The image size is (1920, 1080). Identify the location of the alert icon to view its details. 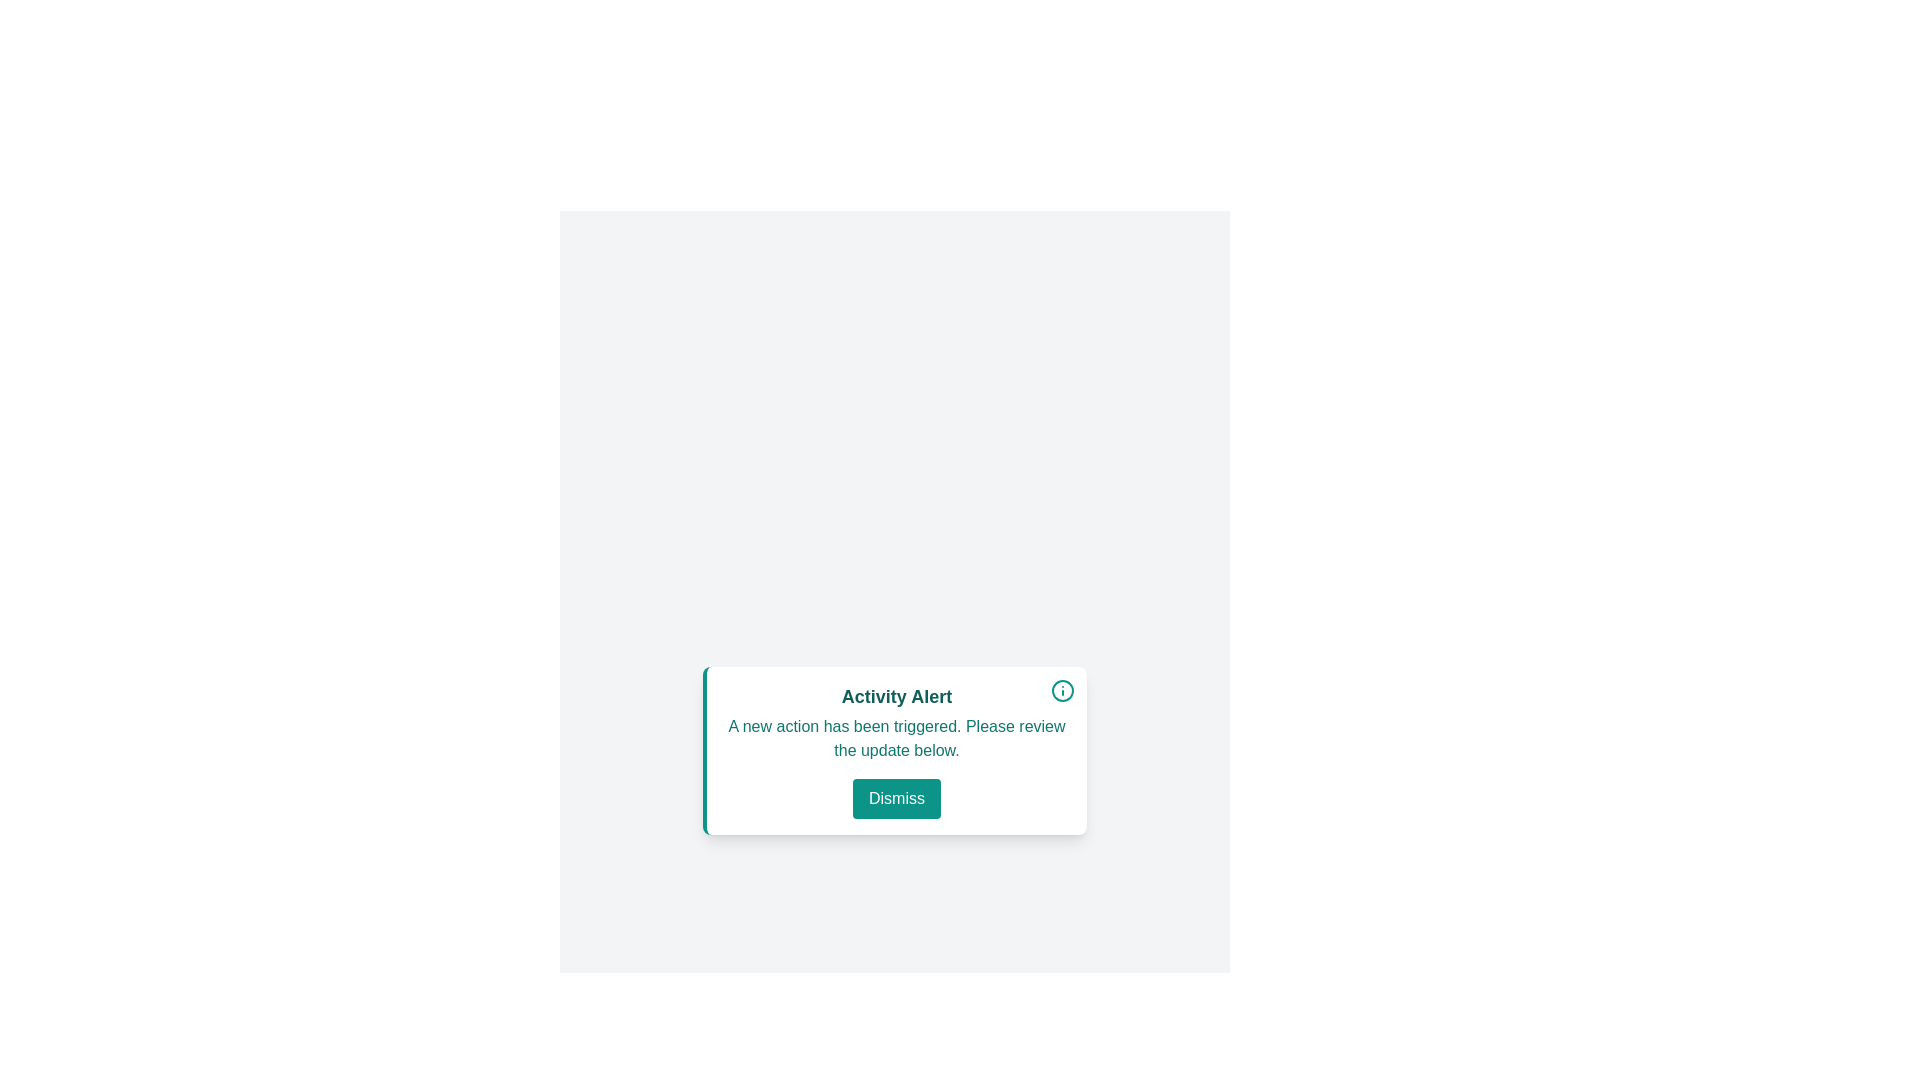
(1061, 689).